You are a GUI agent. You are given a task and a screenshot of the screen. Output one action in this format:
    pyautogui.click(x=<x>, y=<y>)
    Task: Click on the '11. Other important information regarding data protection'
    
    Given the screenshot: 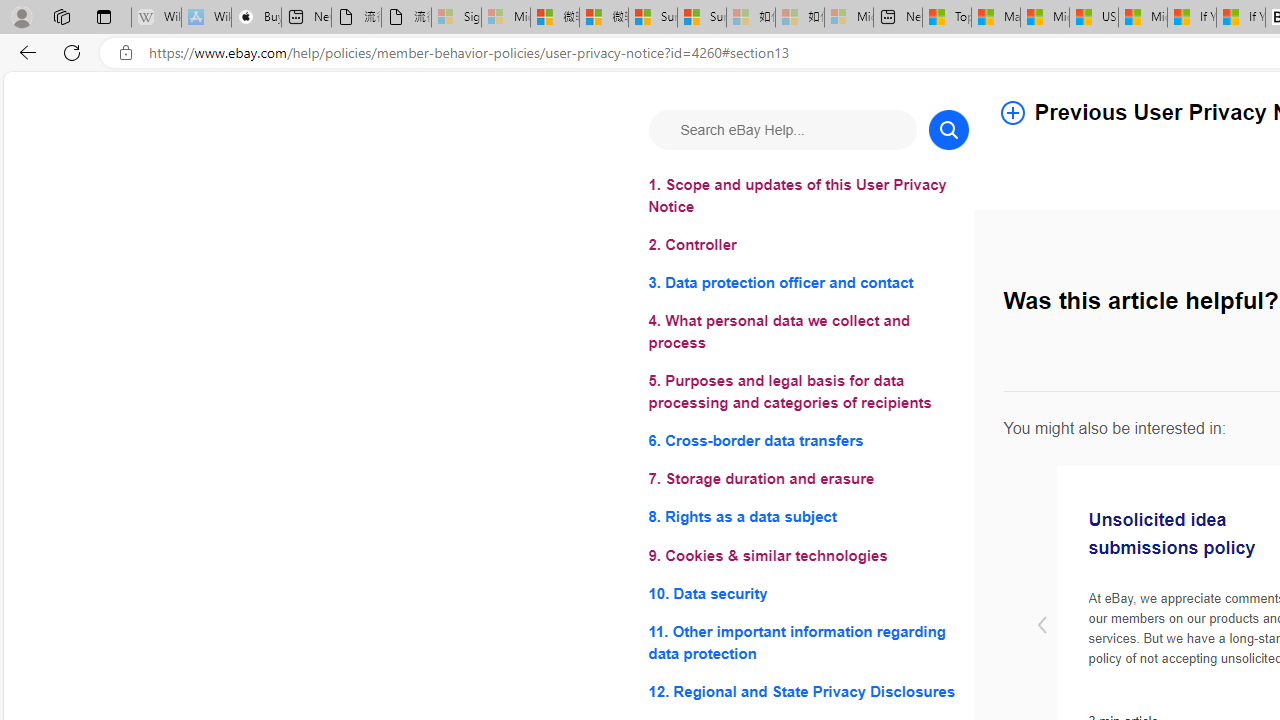 What is the action you would take?
    pyautogui.click(x=808, y=642)
    